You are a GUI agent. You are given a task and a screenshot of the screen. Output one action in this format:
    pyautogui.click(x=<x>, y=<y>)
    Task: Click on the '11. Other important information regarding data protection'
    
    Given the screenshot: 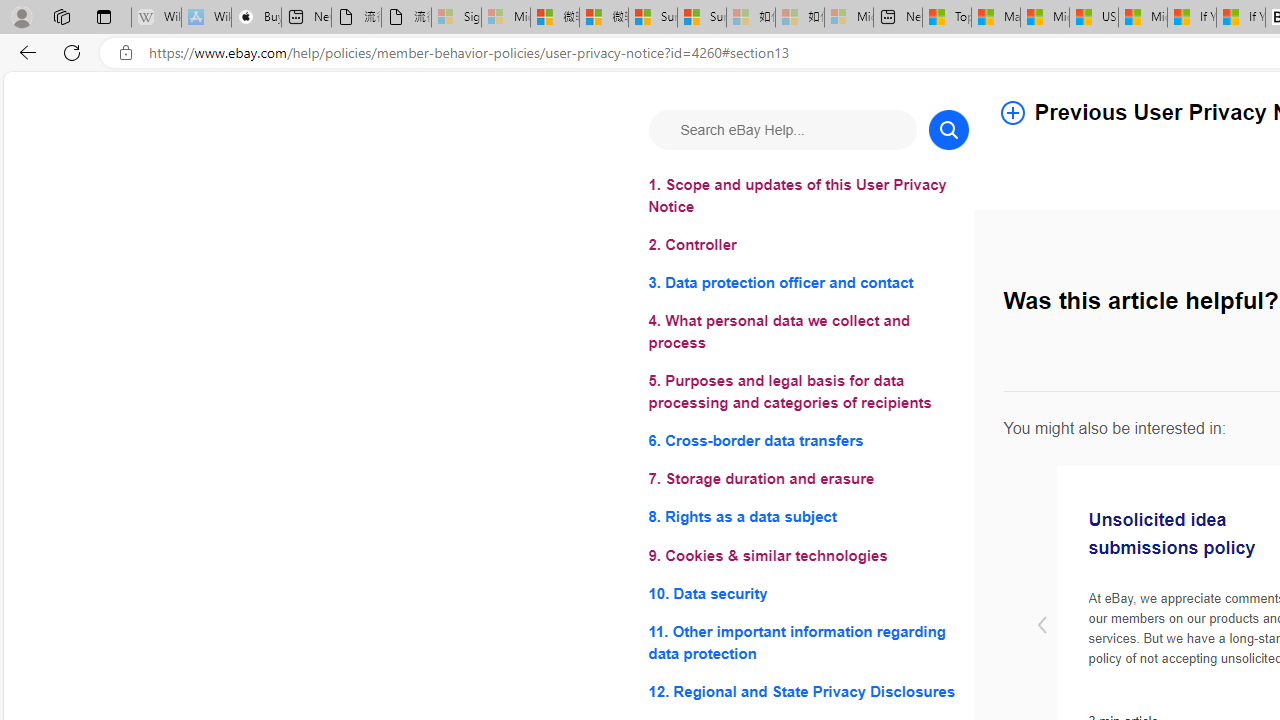 What is the action you would take?
    pyautogui.click(x=808, y=642)
    